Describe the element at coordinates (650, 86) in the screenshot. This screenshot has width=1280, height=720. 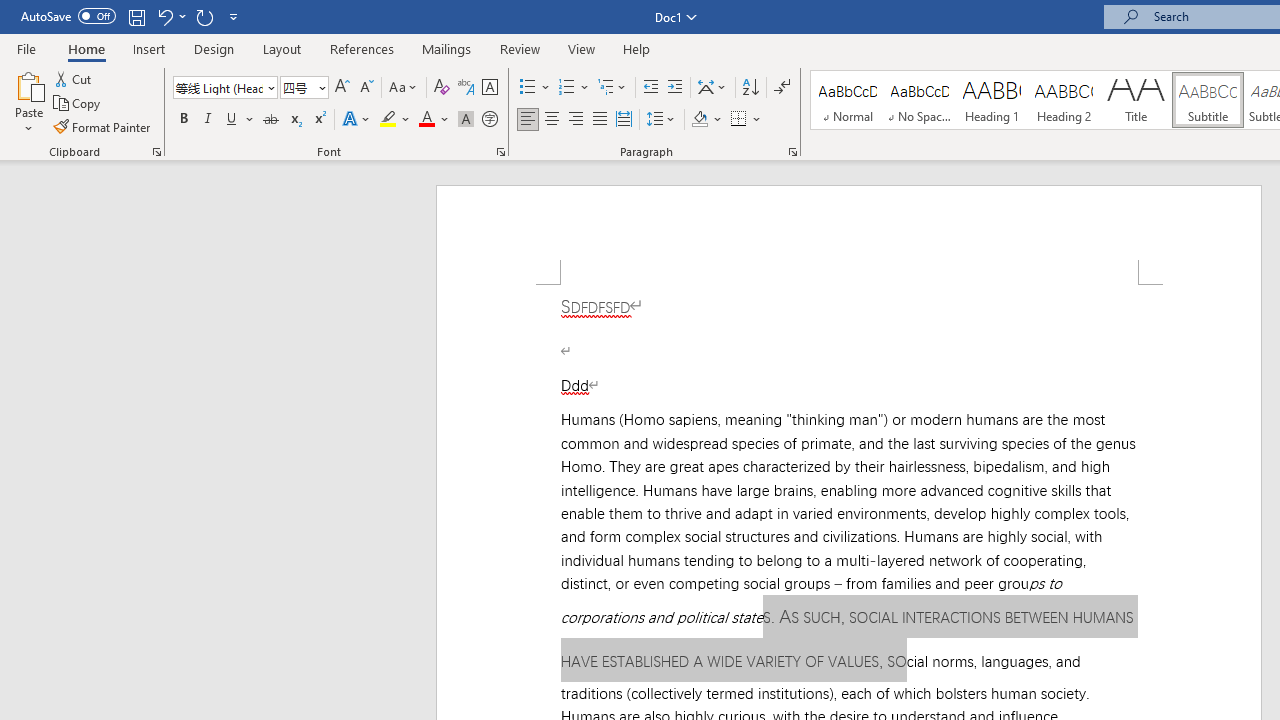
I see `'Decrease Indent'` at that location.